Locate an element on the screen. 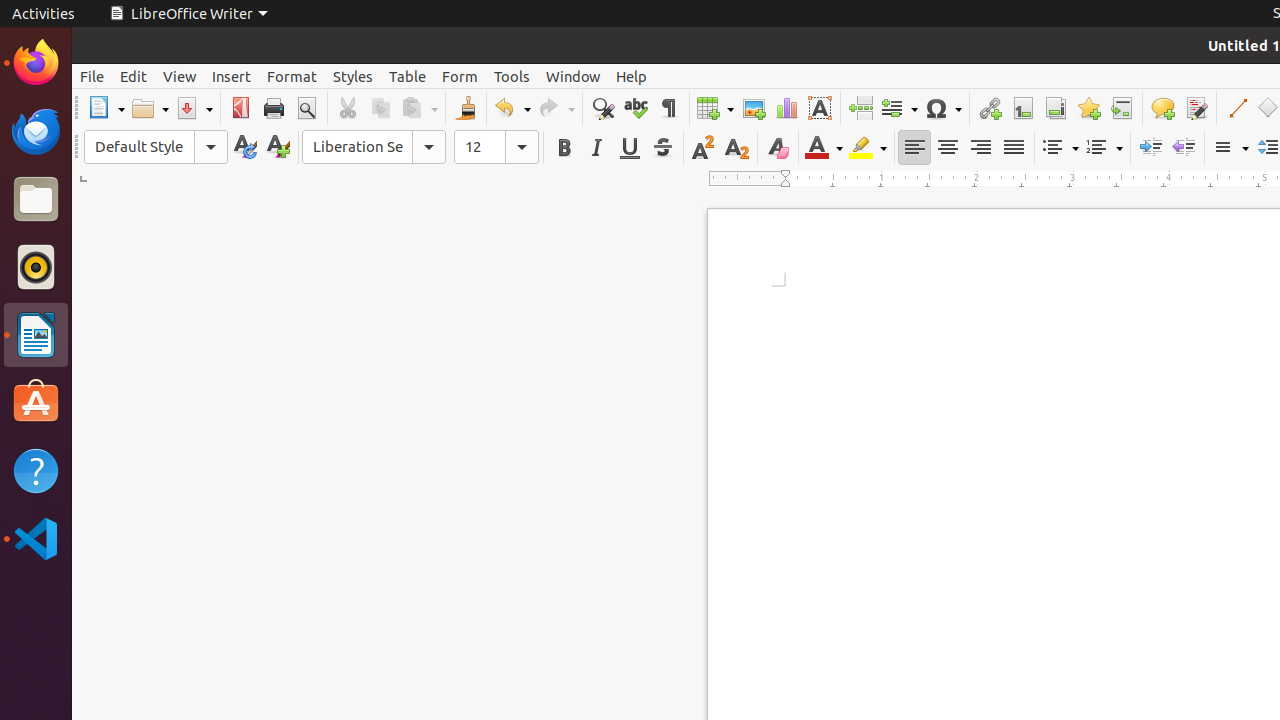 This screenshot has width=1280, height=720. 'Cross-reference' is located at coordinates (1121, 108).